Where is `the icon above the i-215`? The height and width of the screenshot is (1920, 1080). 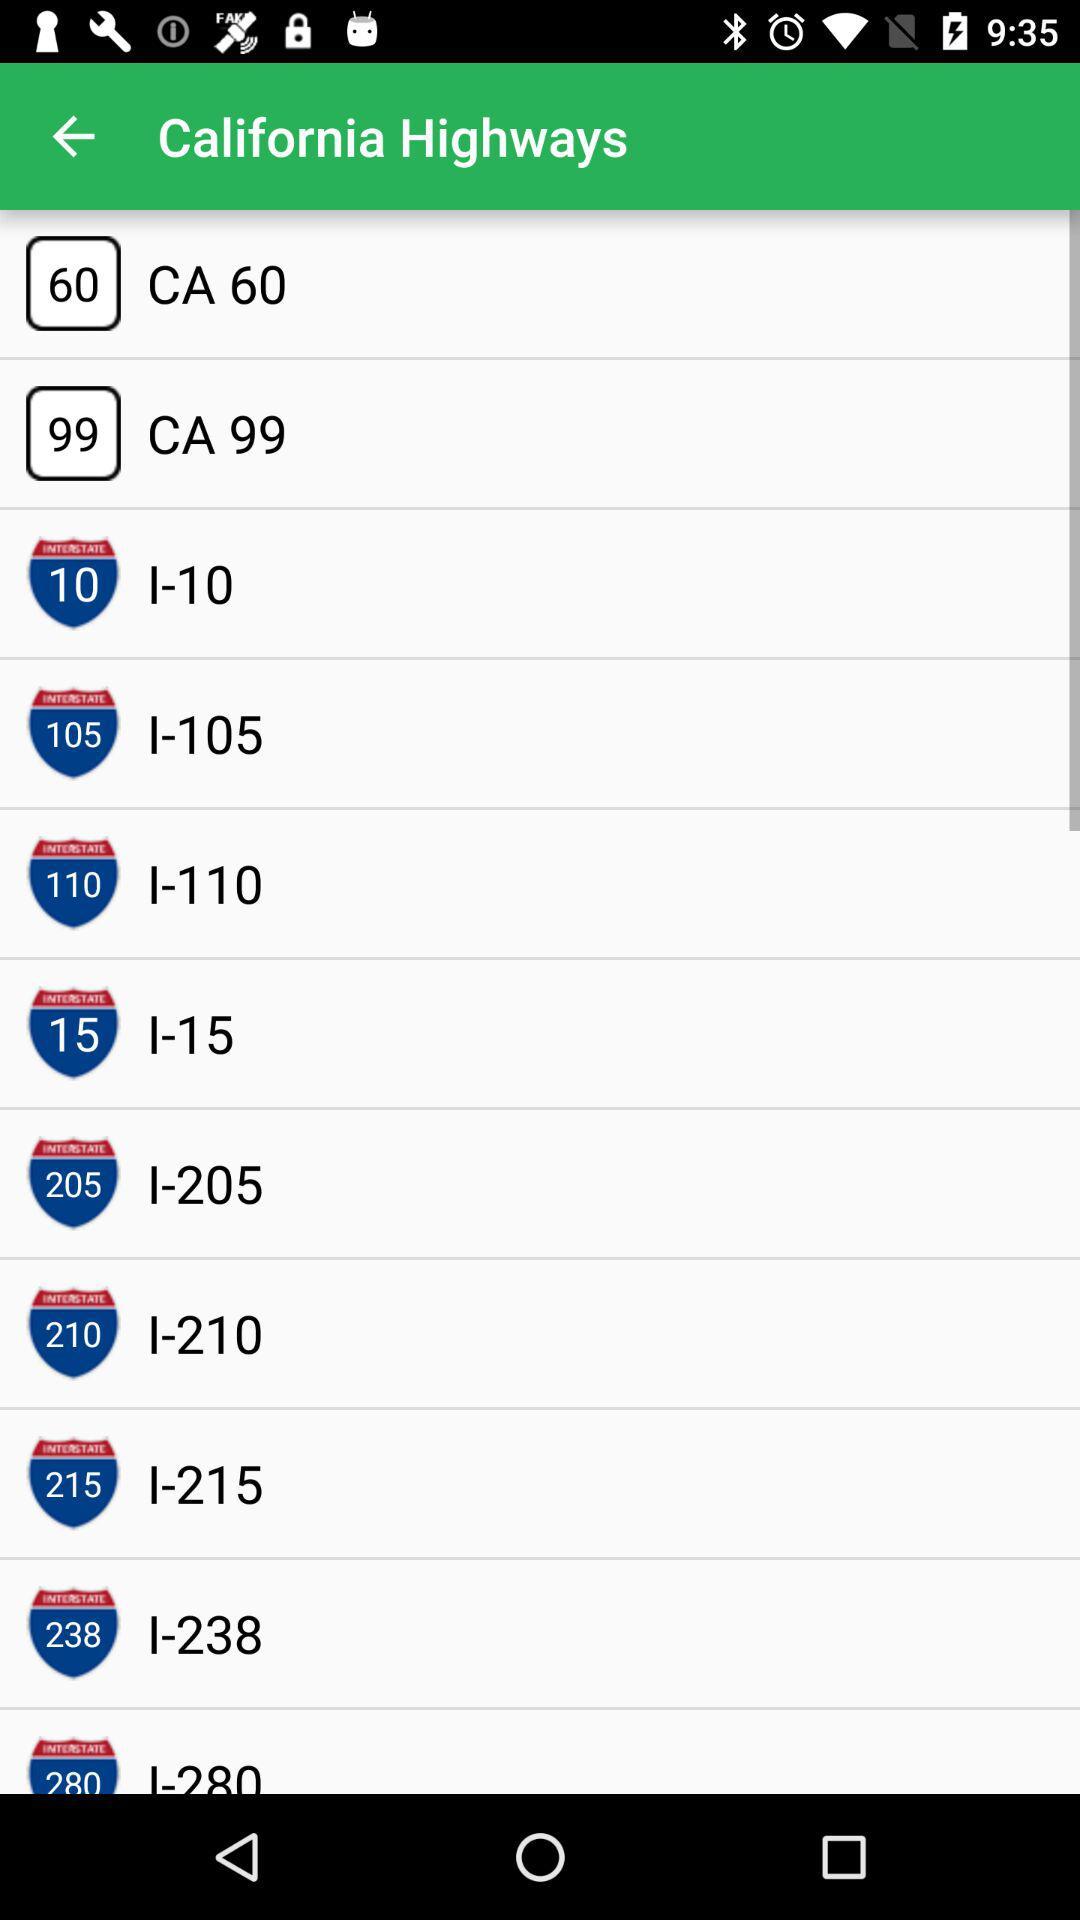
the icon above the i-215 is located at coordinates (205, 1333).